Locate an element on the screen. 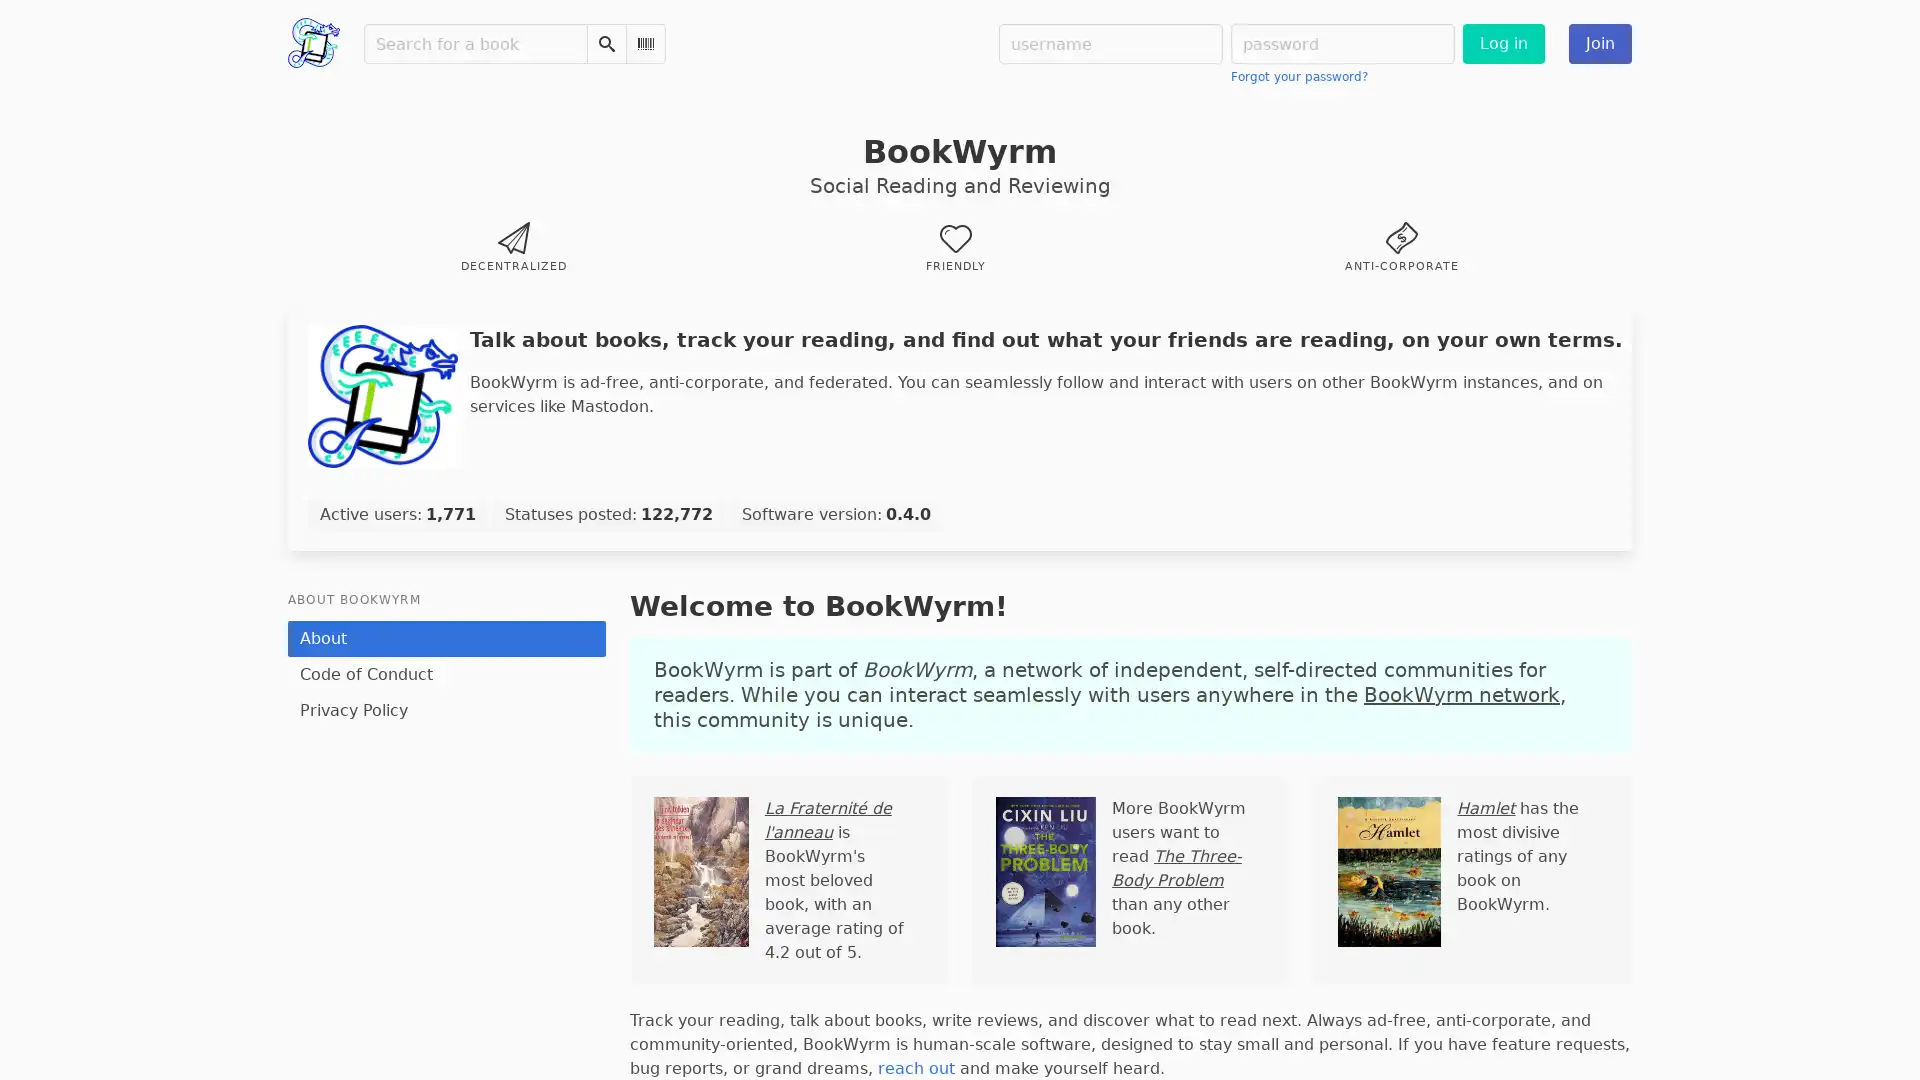 The width and height of the screenshot is (1920, 1080). Log in is located at coordinates (1503, 43).